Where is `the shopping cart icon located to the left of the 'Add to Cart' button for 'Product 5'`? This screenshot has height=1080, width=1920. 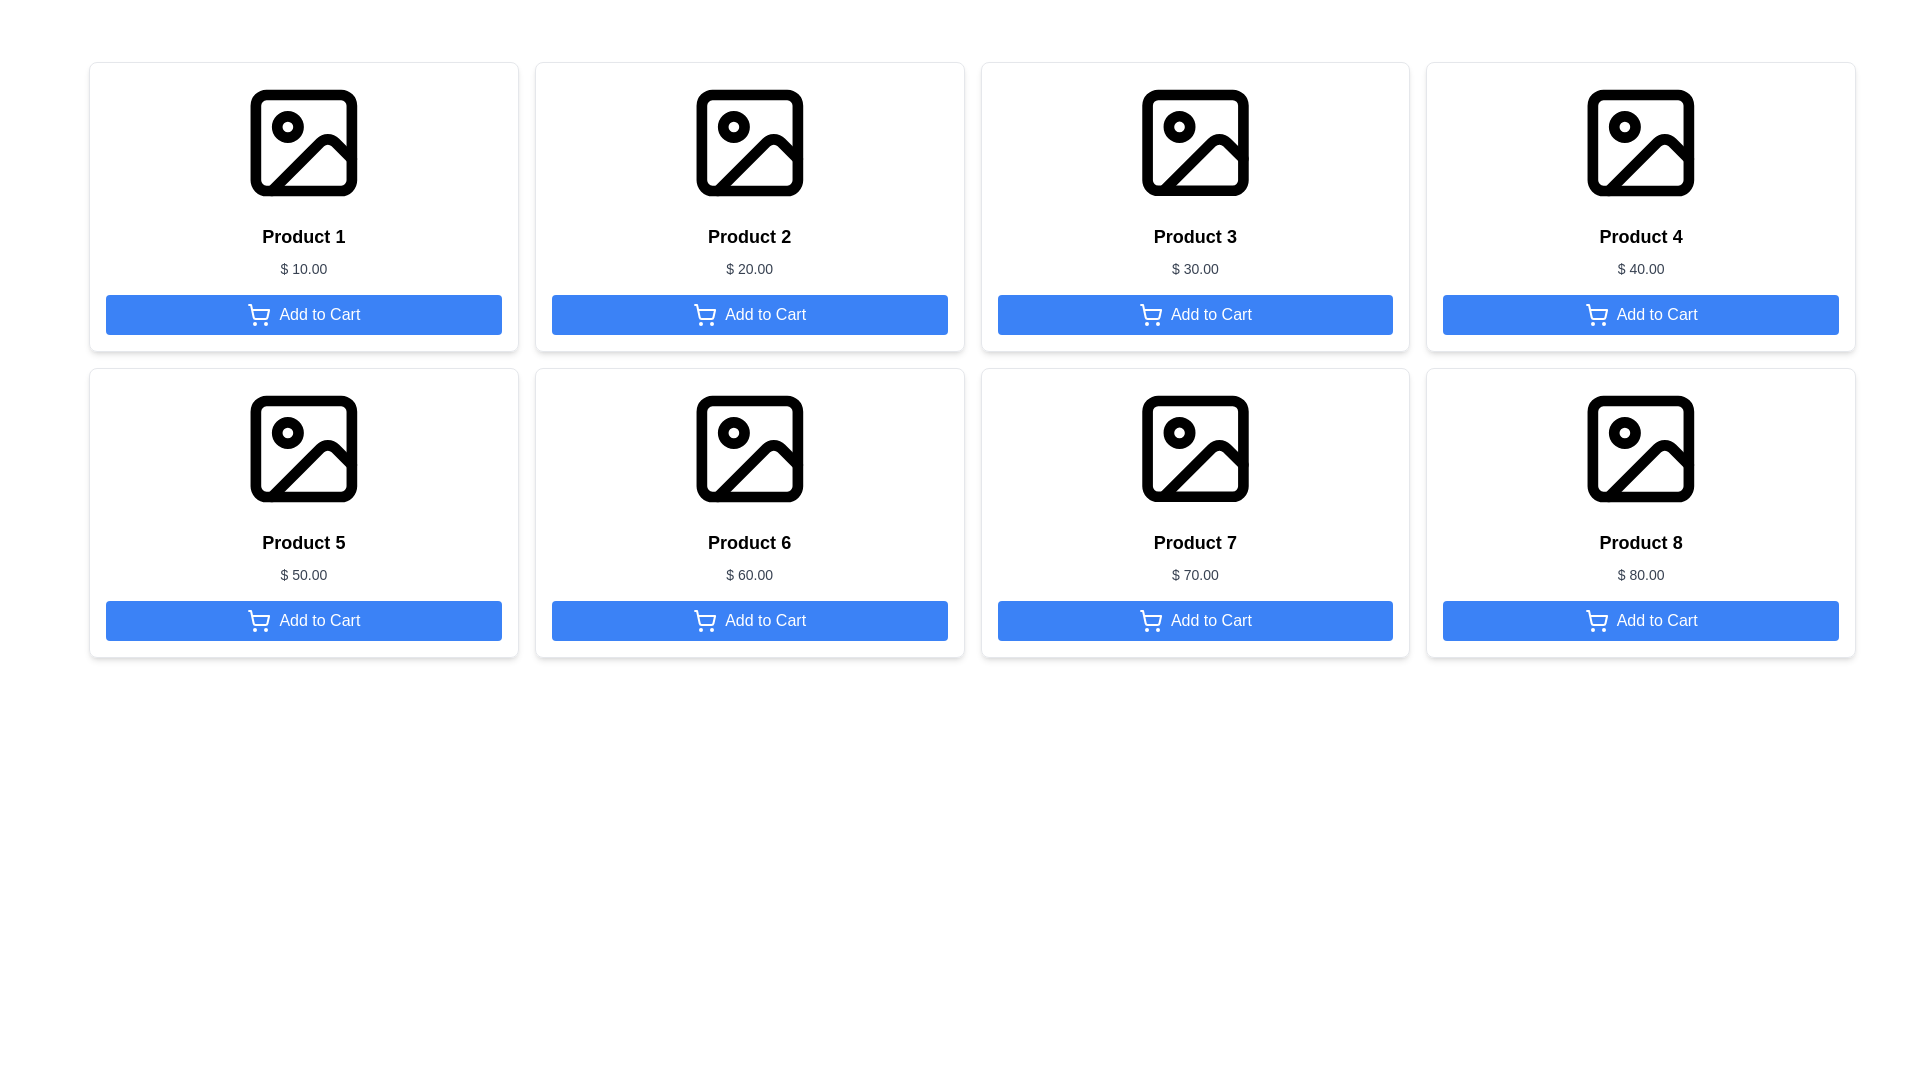
the shopping cart icon located to the left of the 'Add to Cart' button for 'Product 5' is located at coordinates (258, 617).